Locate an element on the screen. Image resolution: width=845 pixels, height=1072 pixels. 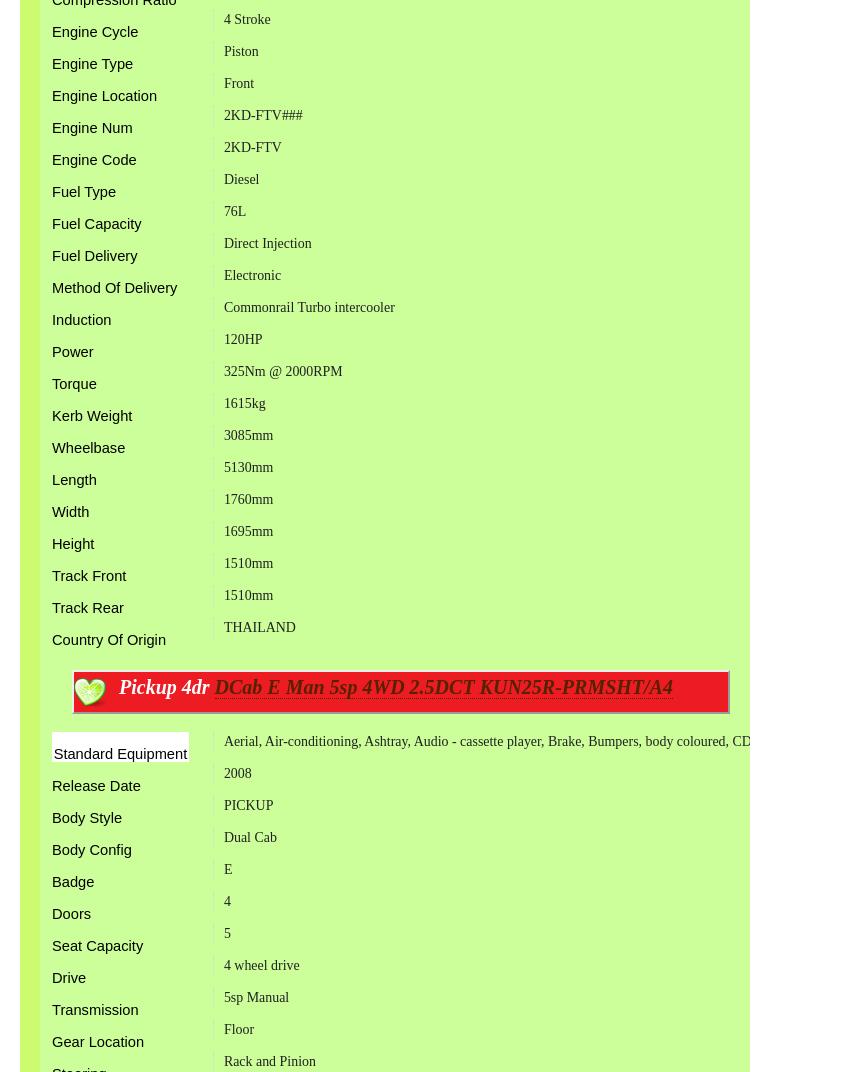
'5' is located at coordinates (225, 933).